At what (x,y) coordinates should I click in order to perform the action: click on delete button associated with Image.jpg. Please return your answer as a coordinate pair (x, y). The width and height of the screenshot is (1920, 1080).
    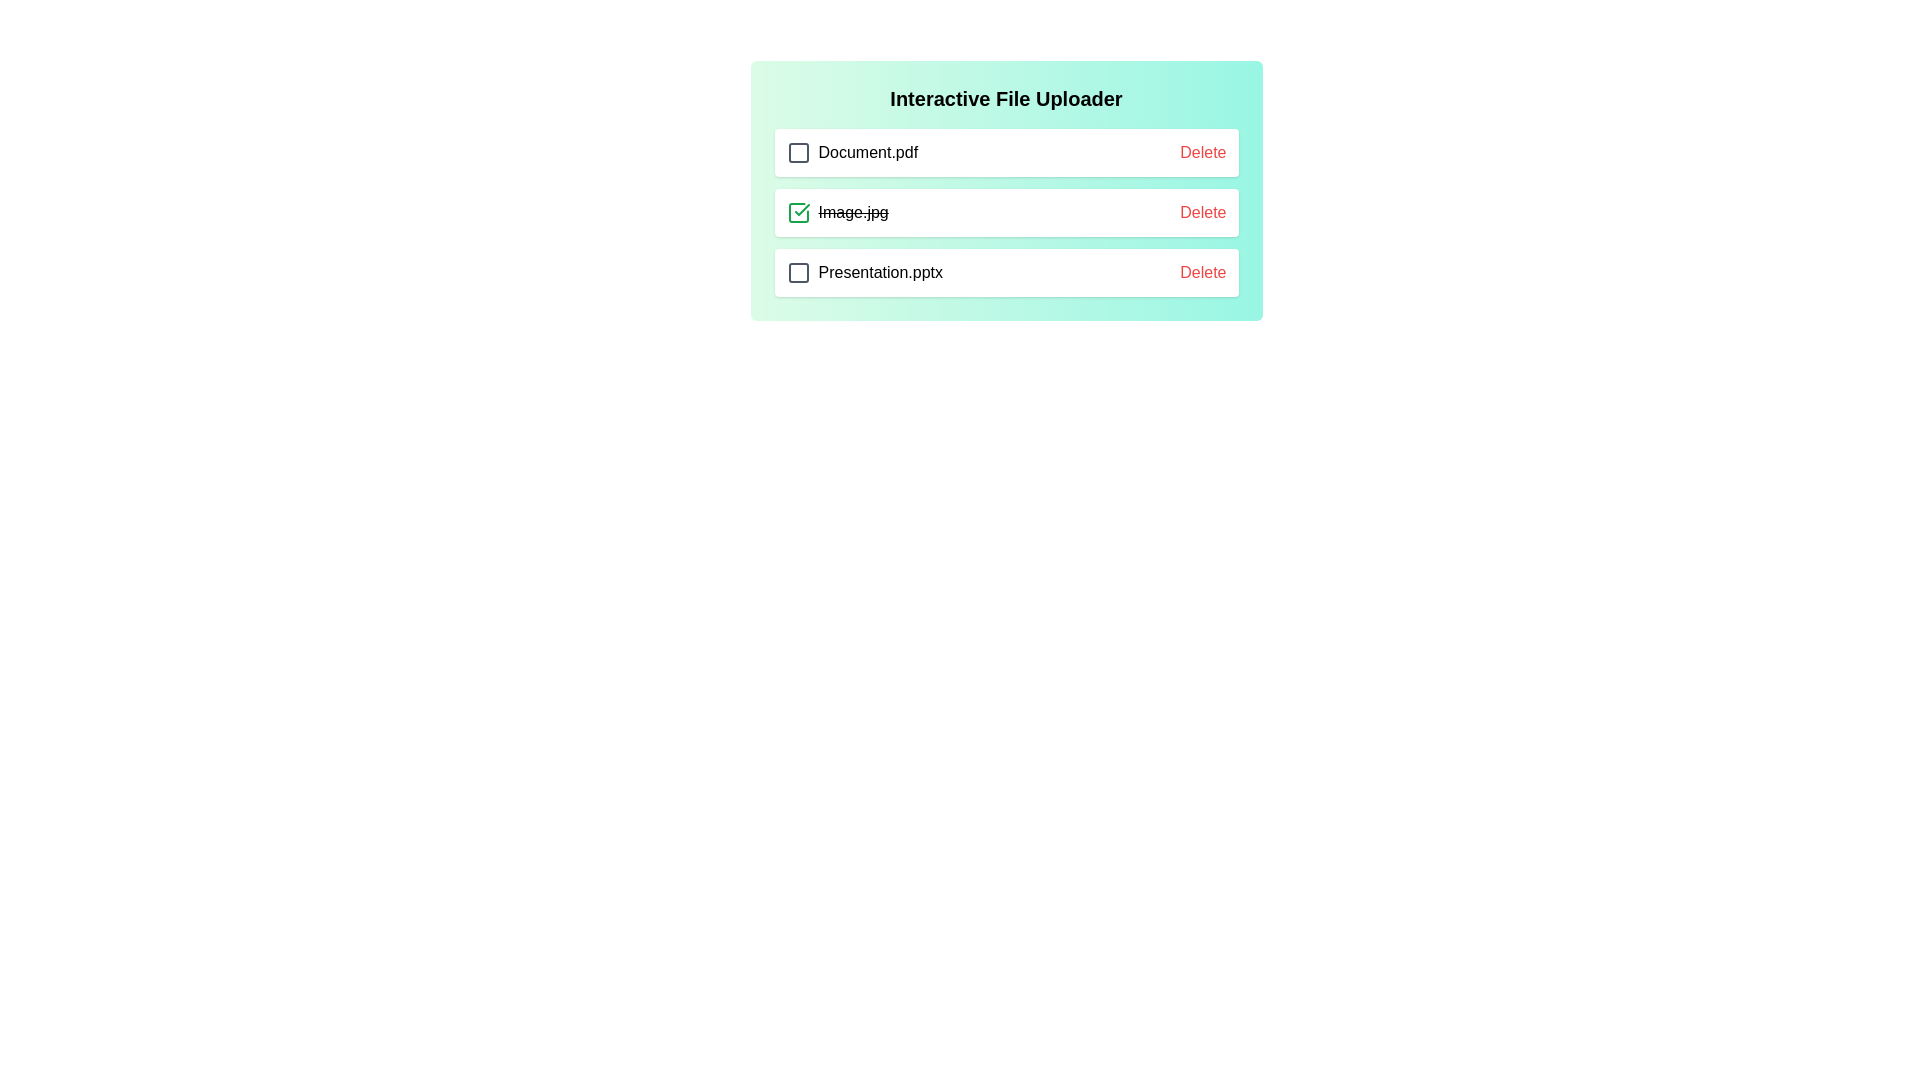
    Looking at the image, I should click on (1202, 212).